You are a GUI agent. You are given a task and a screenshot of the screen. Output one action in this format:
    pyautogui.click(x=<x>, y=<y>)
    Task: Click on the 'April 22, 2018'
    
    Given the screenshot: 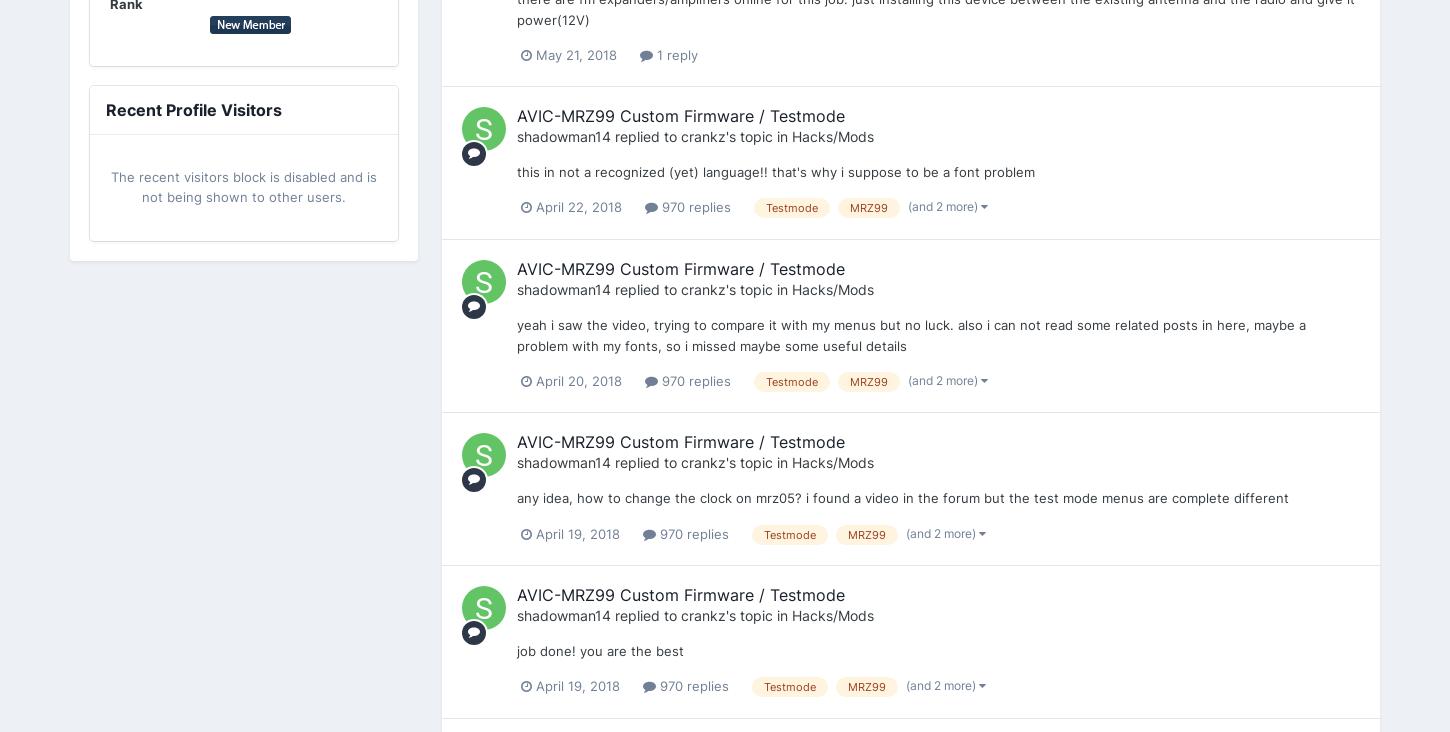 What is the action you would take?
    pyautogui.click(x=578, y=206)
    